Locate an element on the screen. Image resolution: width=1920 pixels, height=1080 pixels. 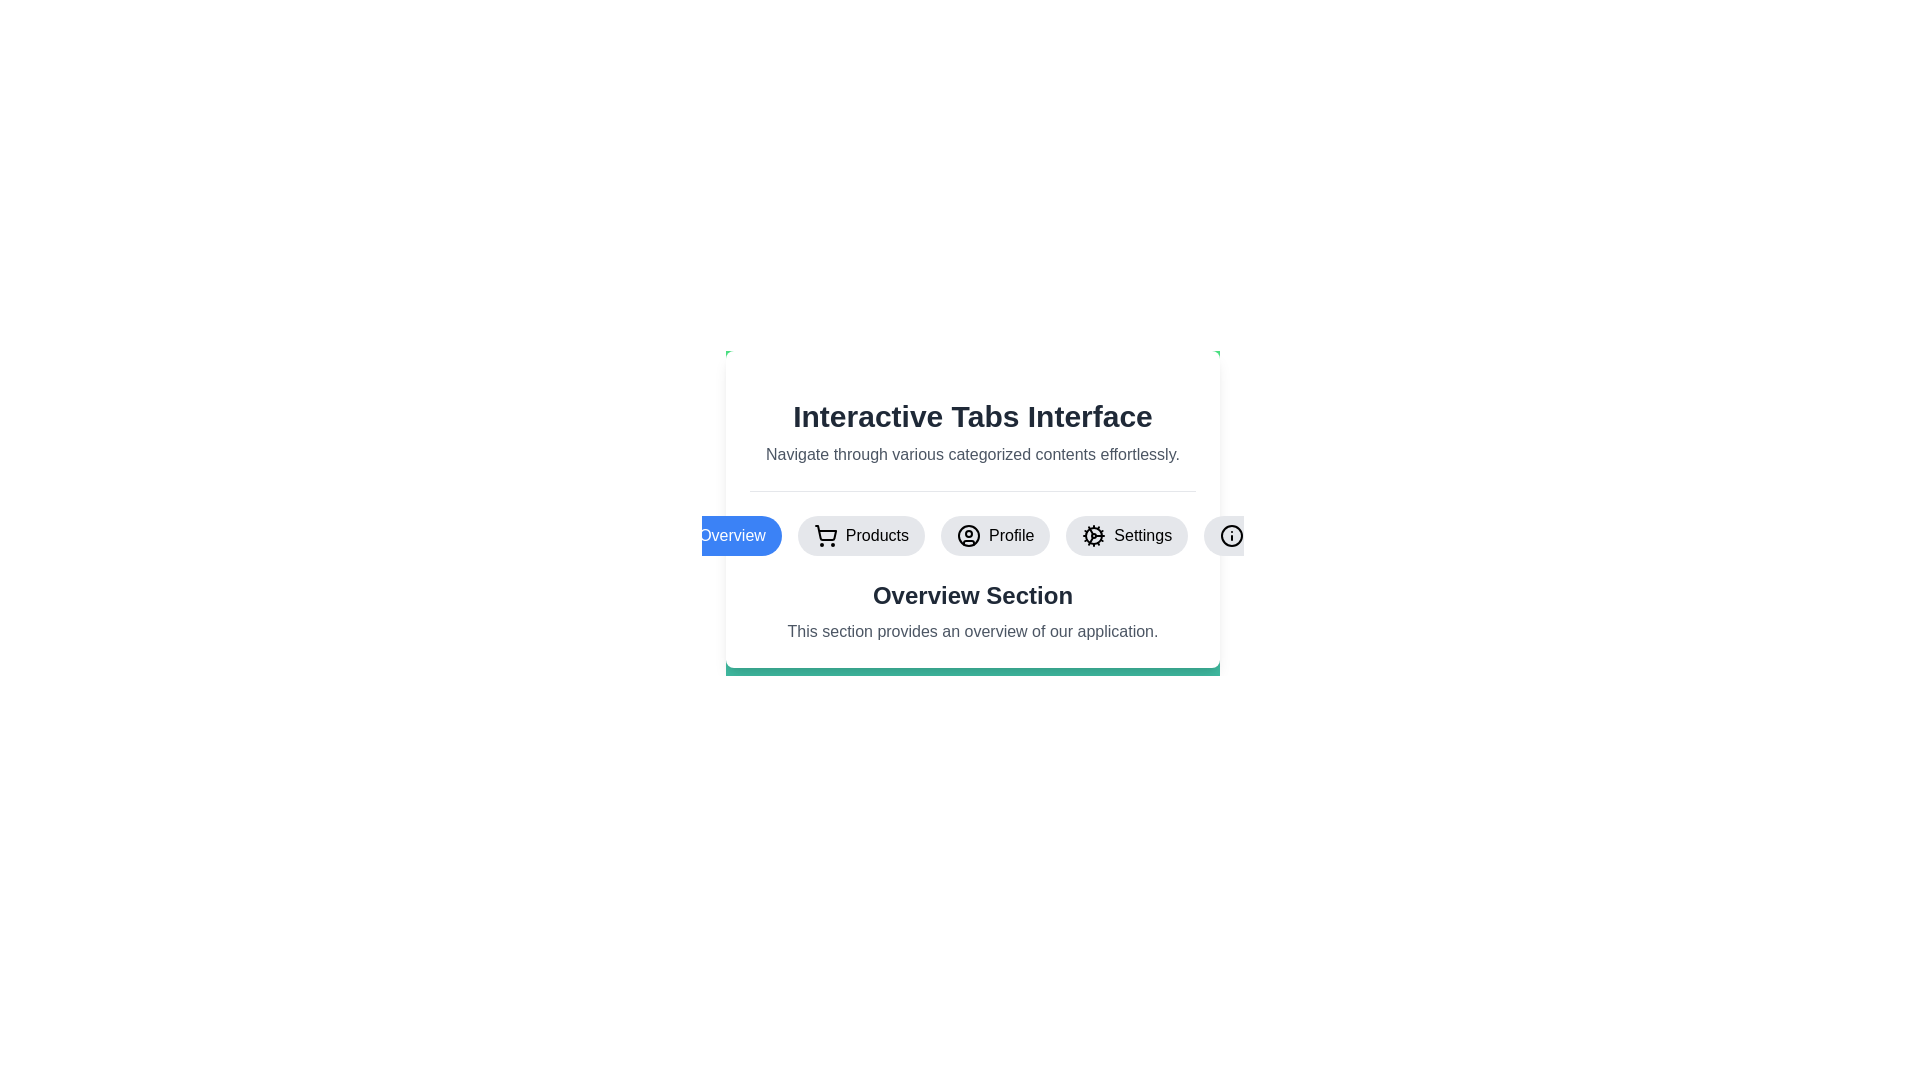
the navigation button located to the right of the 'Overview' button and to the left of the 'Profile' button is located at coordinates (861, 535).